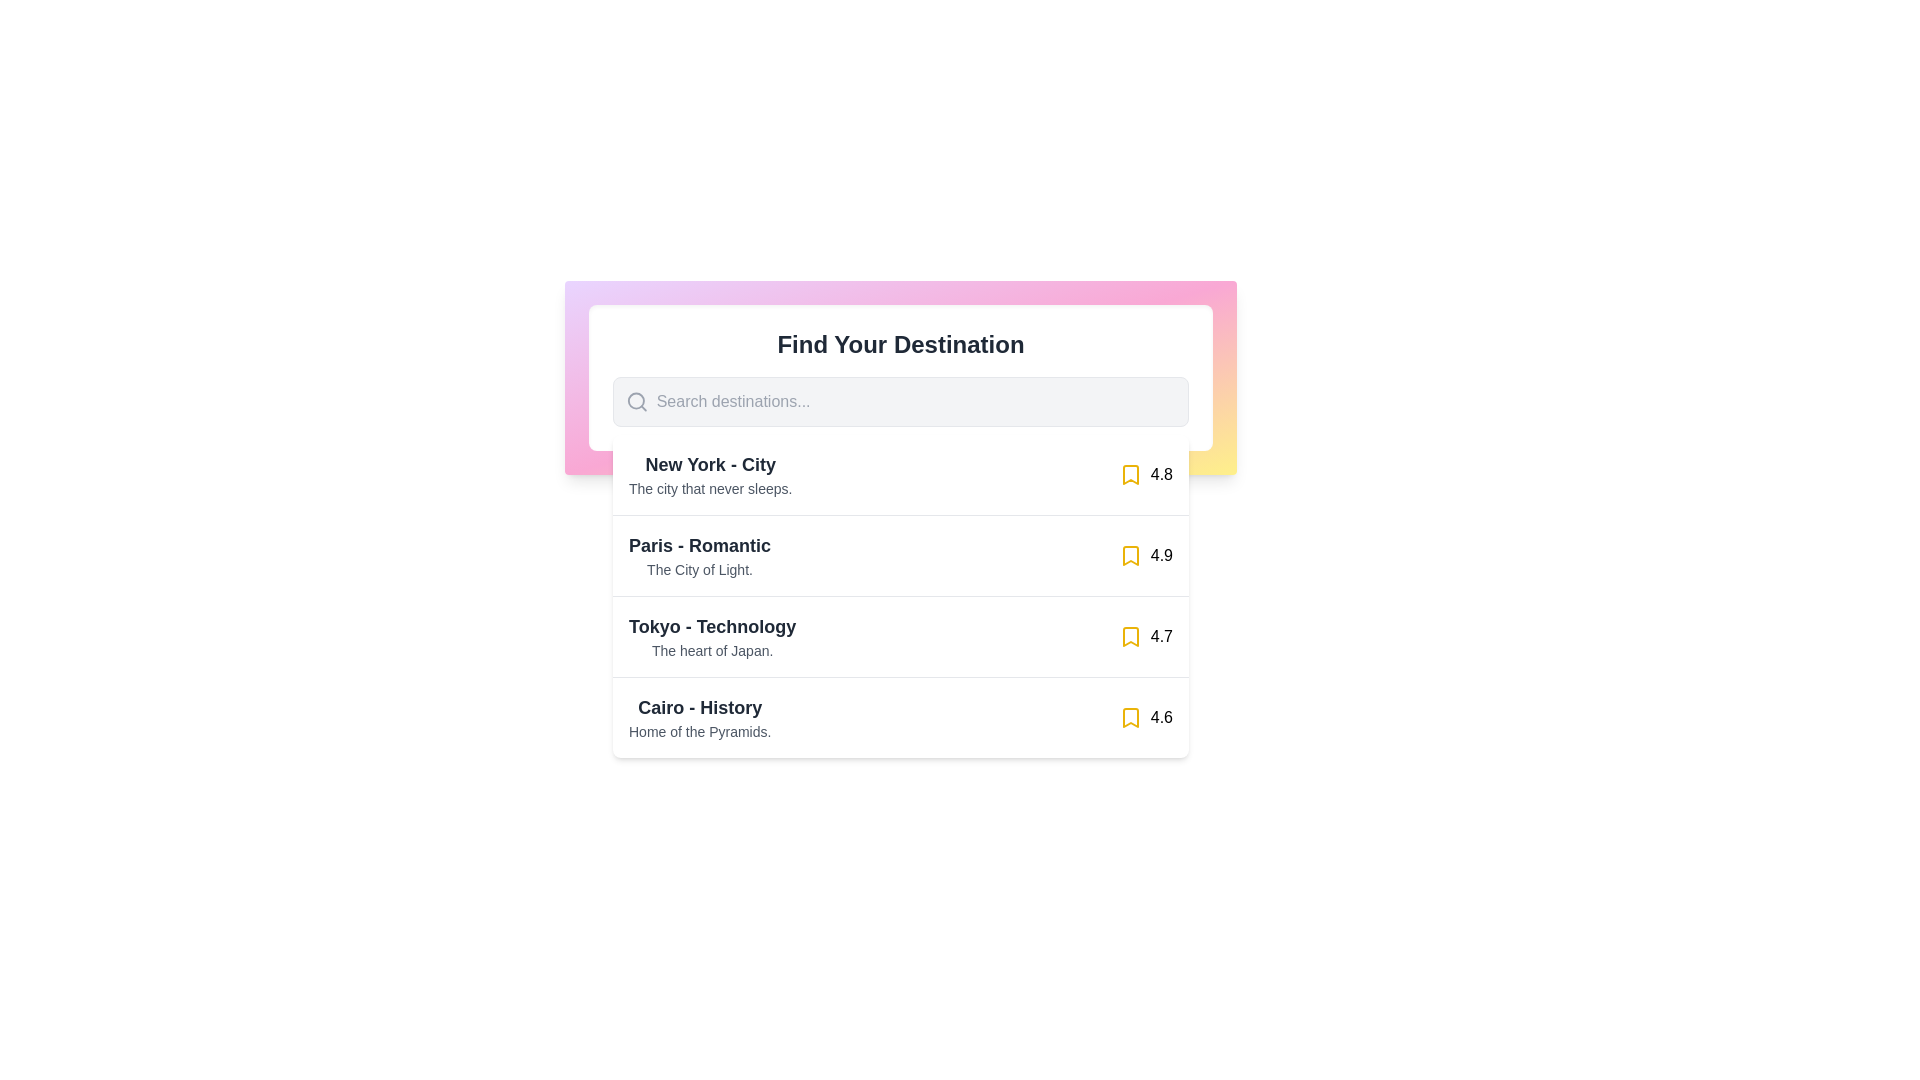  What do you see at coordinates (1130, 716) in the screenshot?
I see `the yellow bookmark-shaped icon located next to the rating '4.6' in the list of destinations` at bounding box center [1130, 716].